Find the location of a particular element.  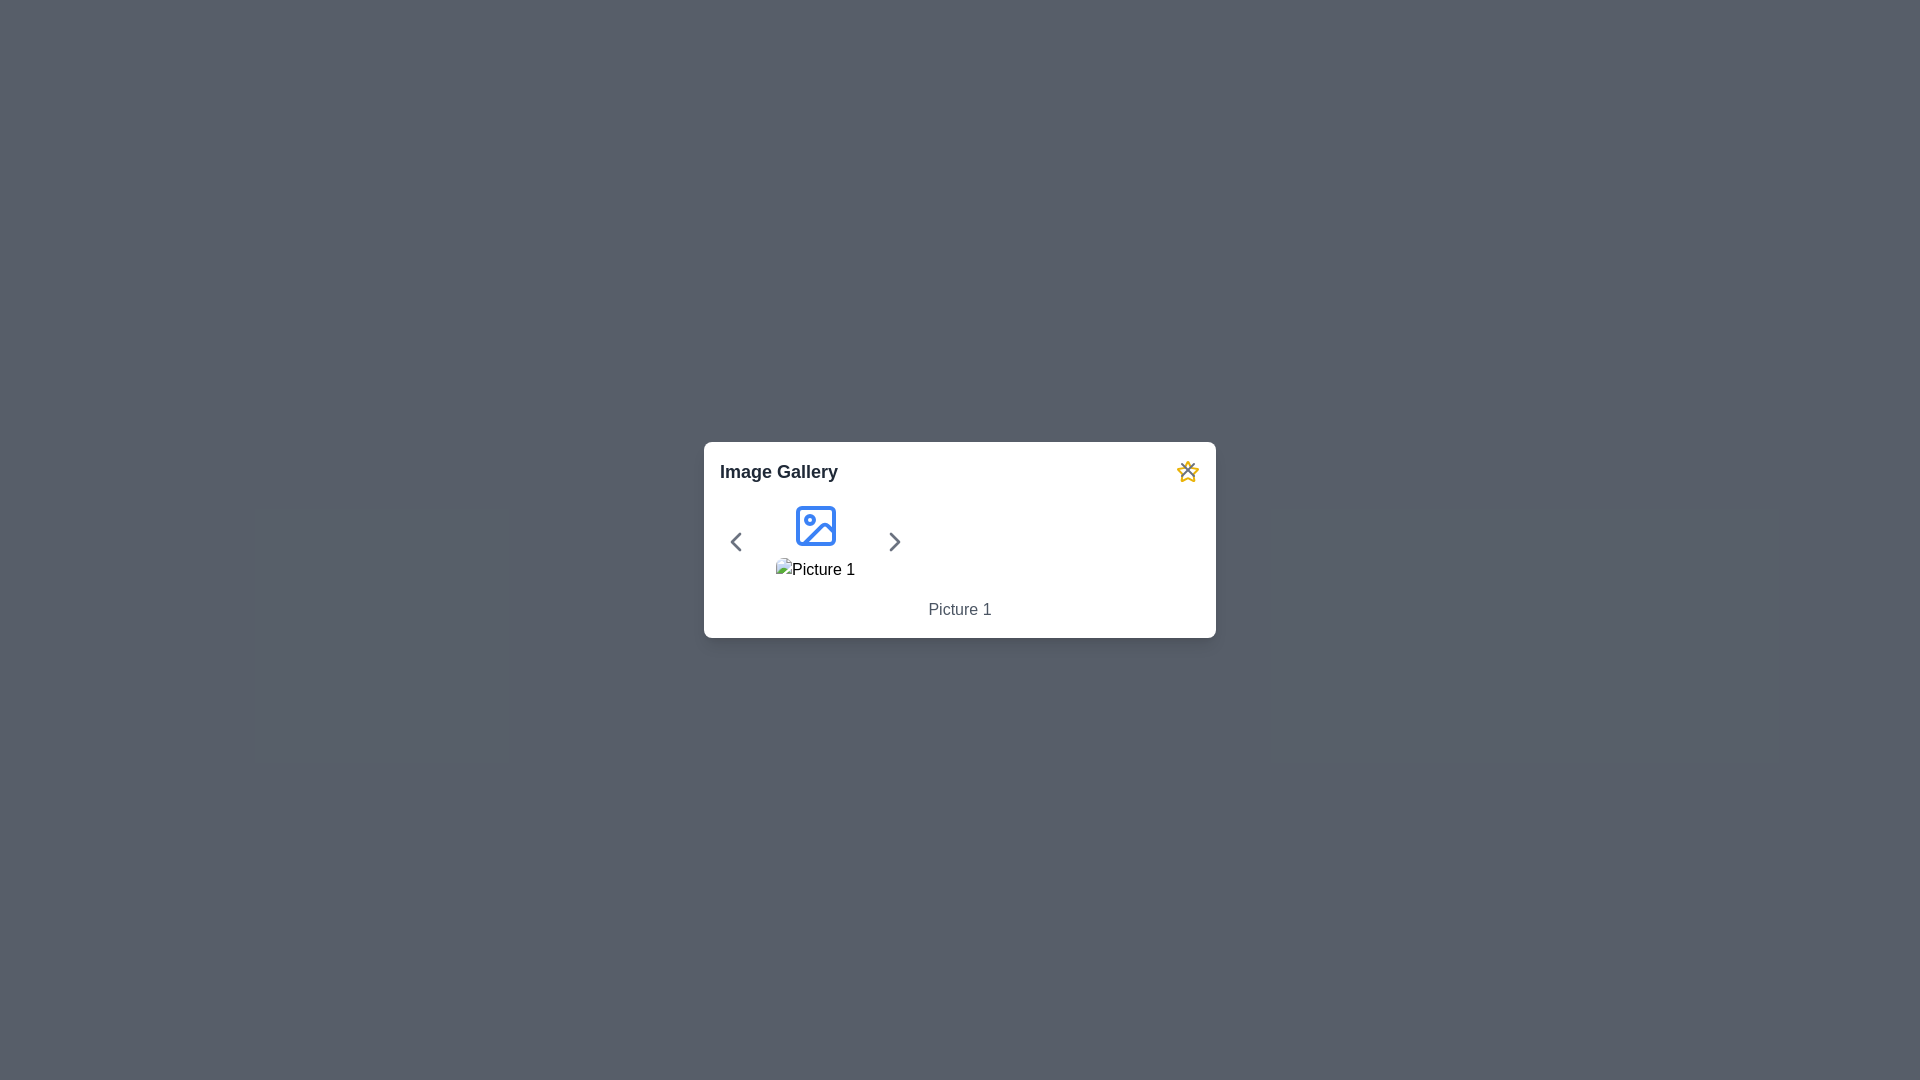

the right-pointing gray arrow button is located at coordinates (894, 542).